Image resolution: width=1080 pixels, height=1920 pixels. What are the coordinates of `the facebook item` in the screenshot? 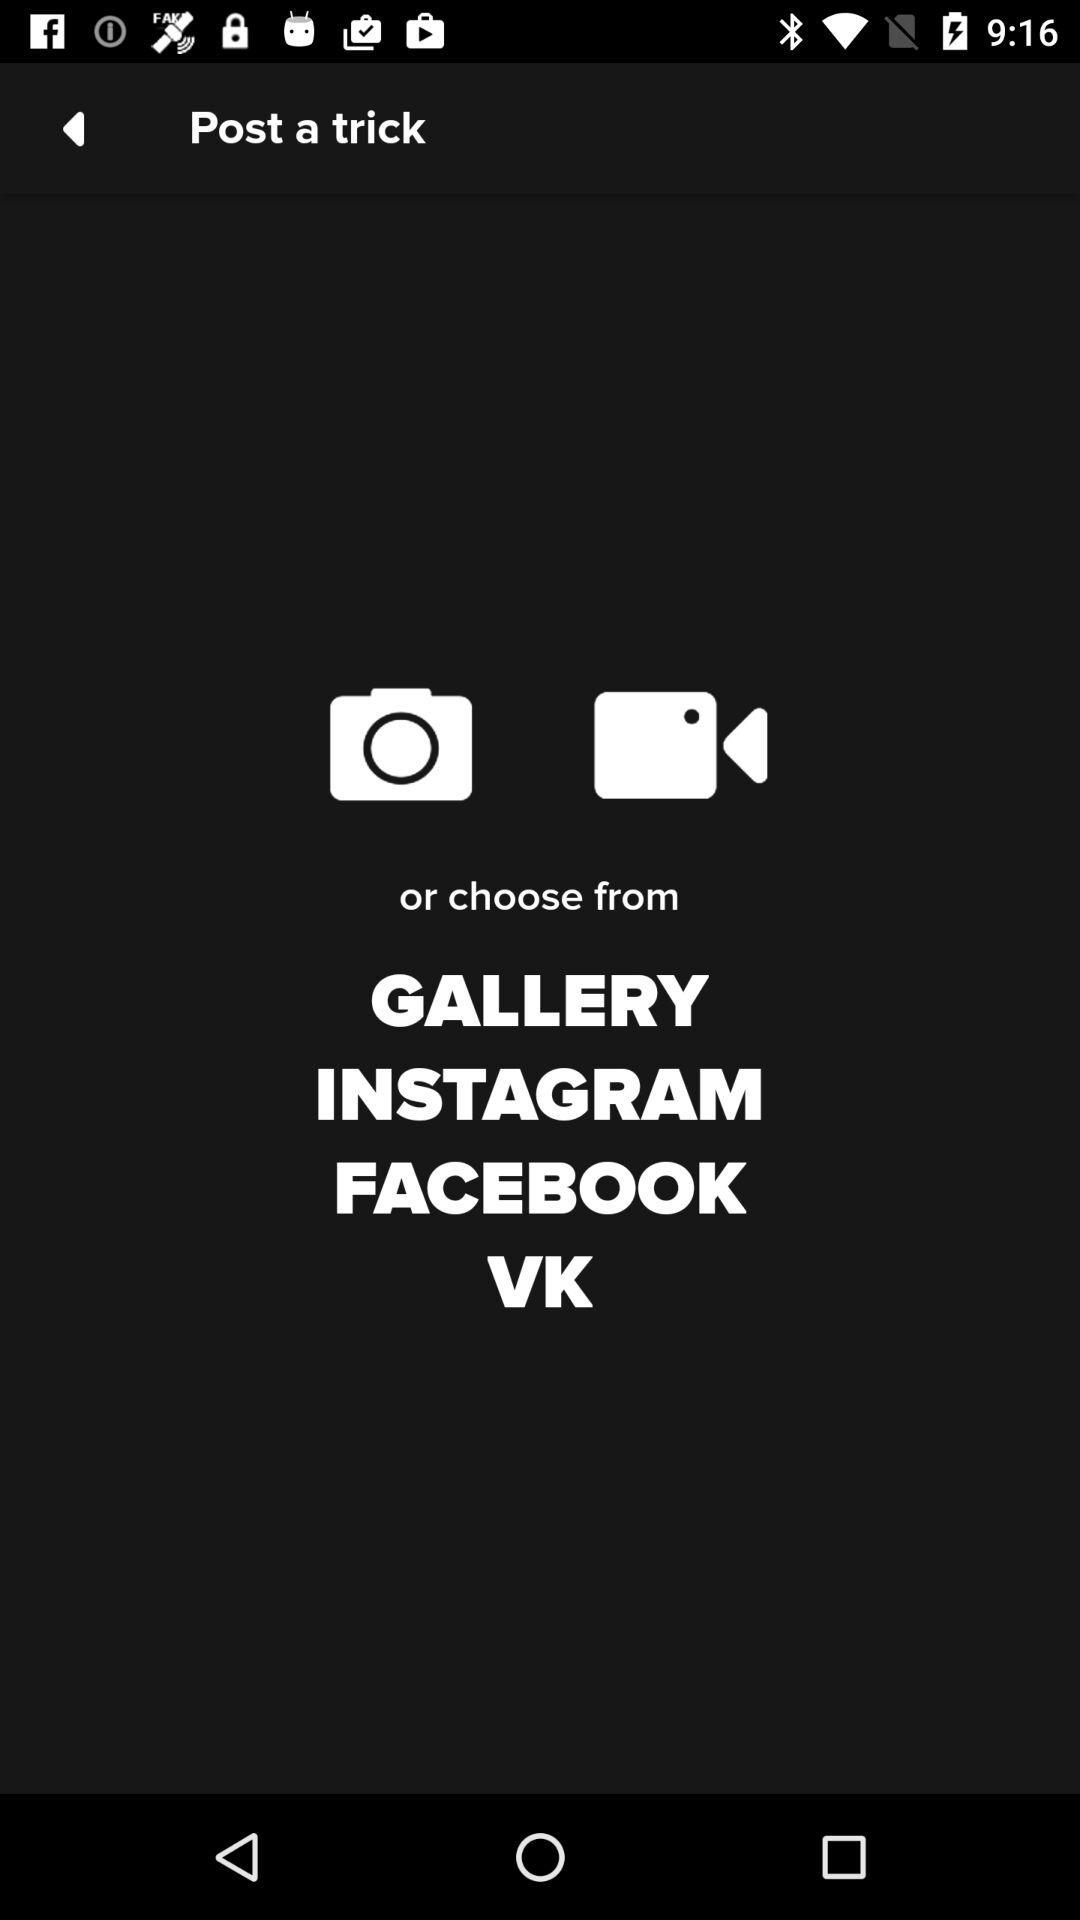 It's located at (538, 1190).